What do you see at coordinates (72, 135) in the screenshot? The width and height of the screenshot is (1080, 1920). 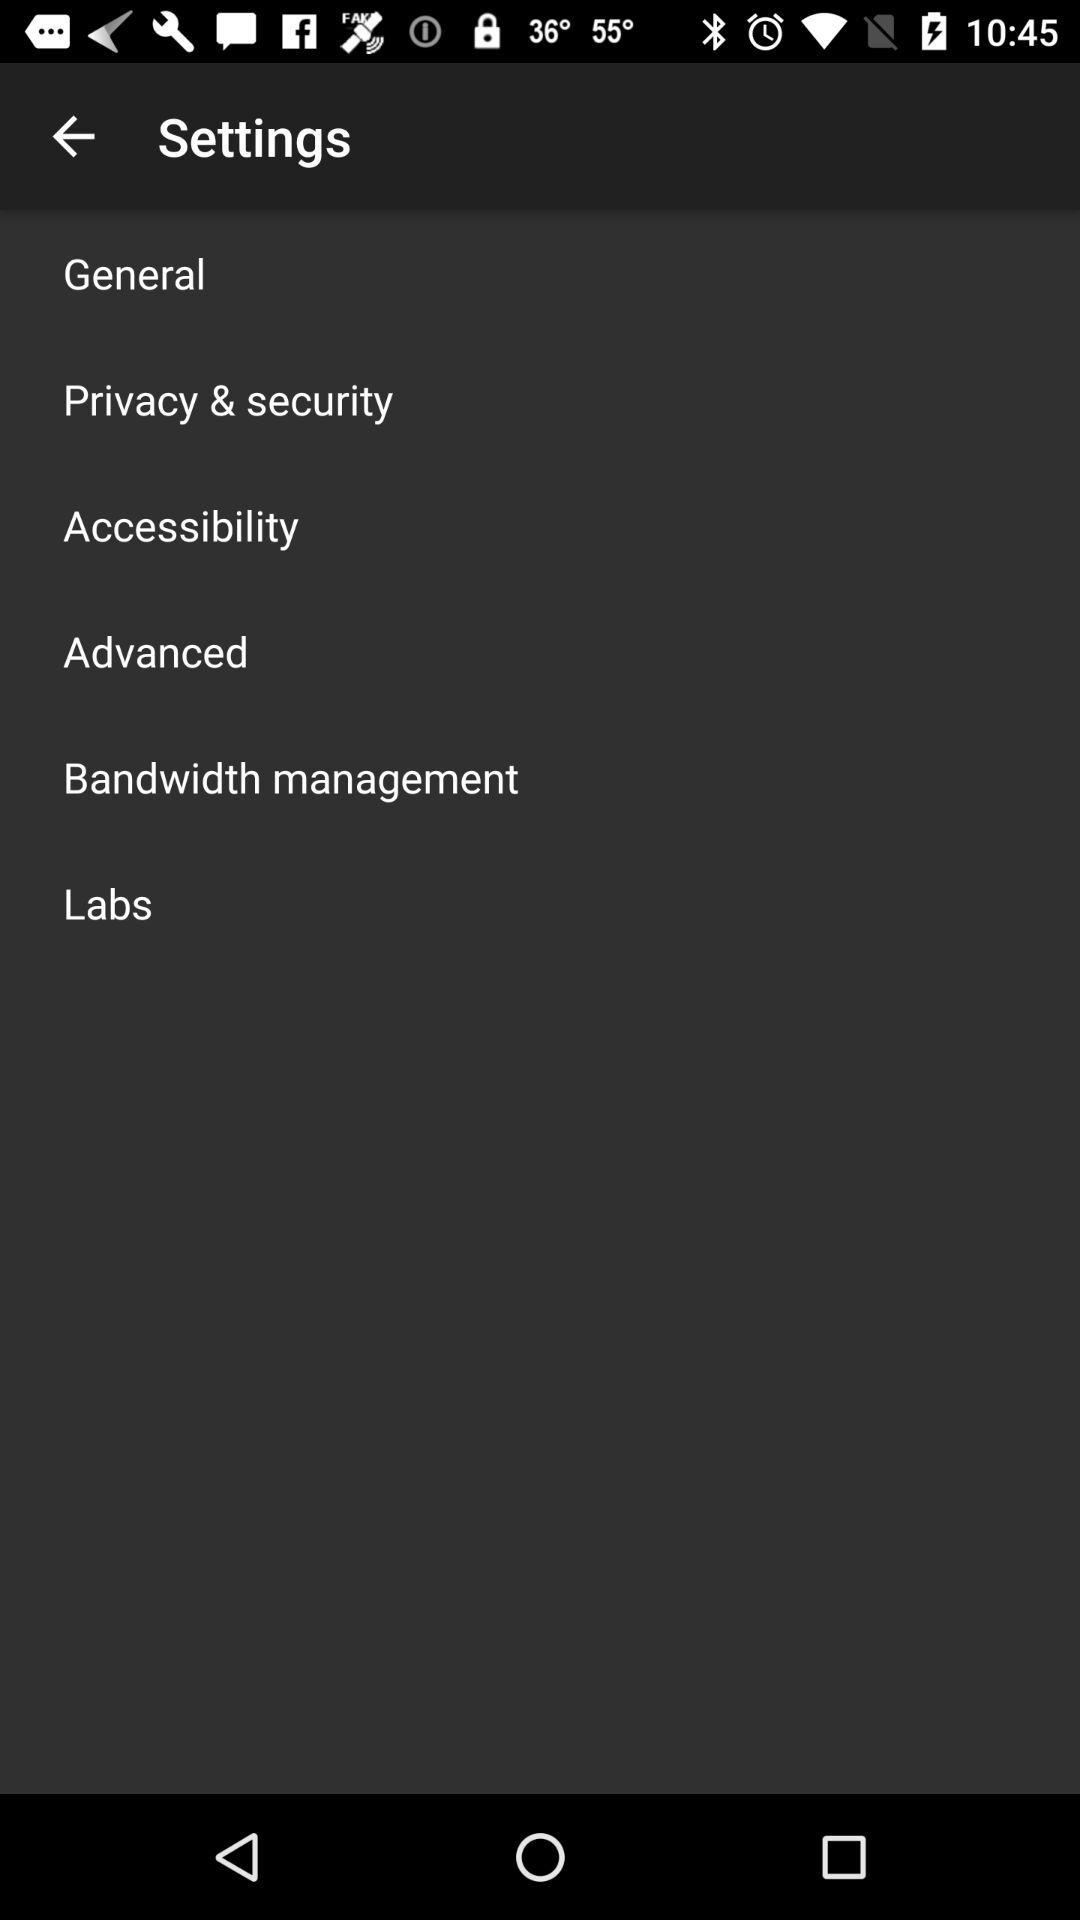 I see `app above general icon` at bounding box center [72, 135].